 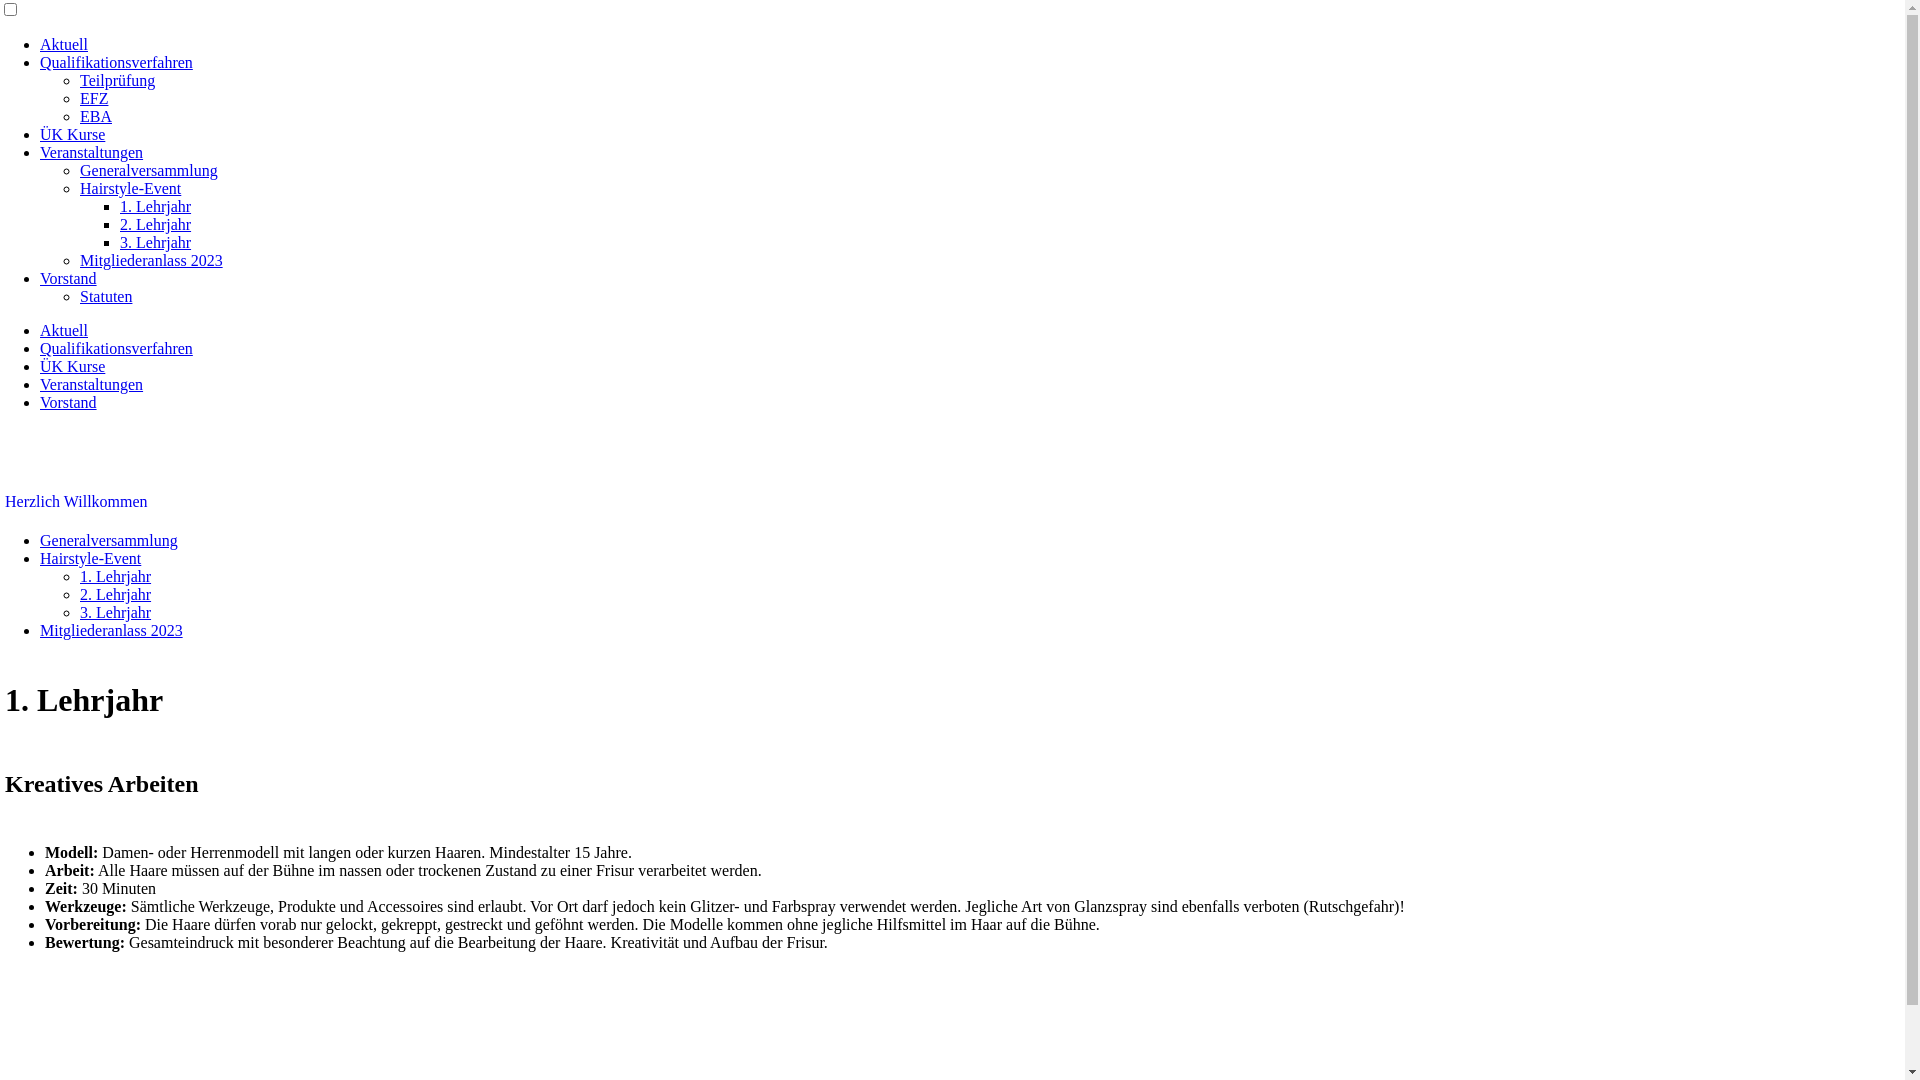 What do you see at coordinates (114, 593) in the screenshot?
I see `'2. Lehrjahr'` at bounding box center [114, 593].